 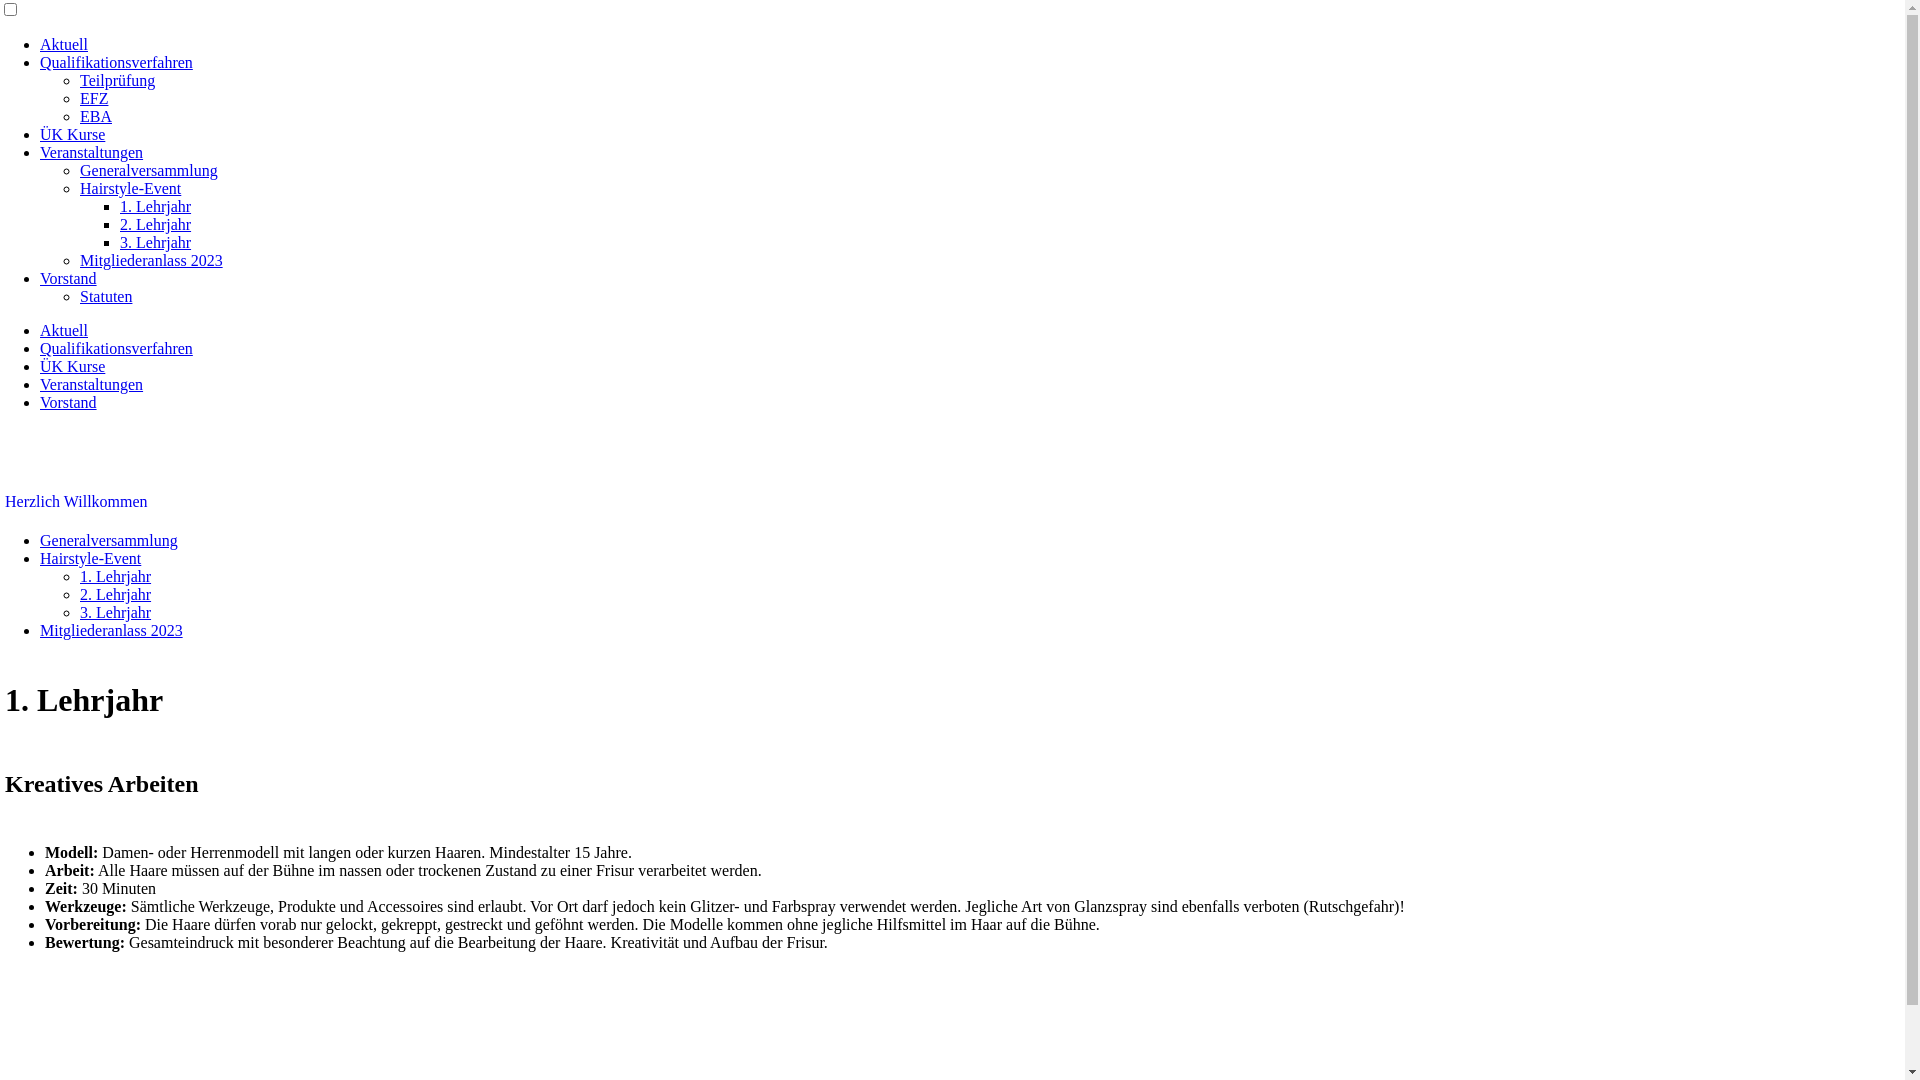 What do you see at coordinates (114, 593) in the screenshot?
I see `'2. Lehrjahr'` at bounding box center [114, 593].